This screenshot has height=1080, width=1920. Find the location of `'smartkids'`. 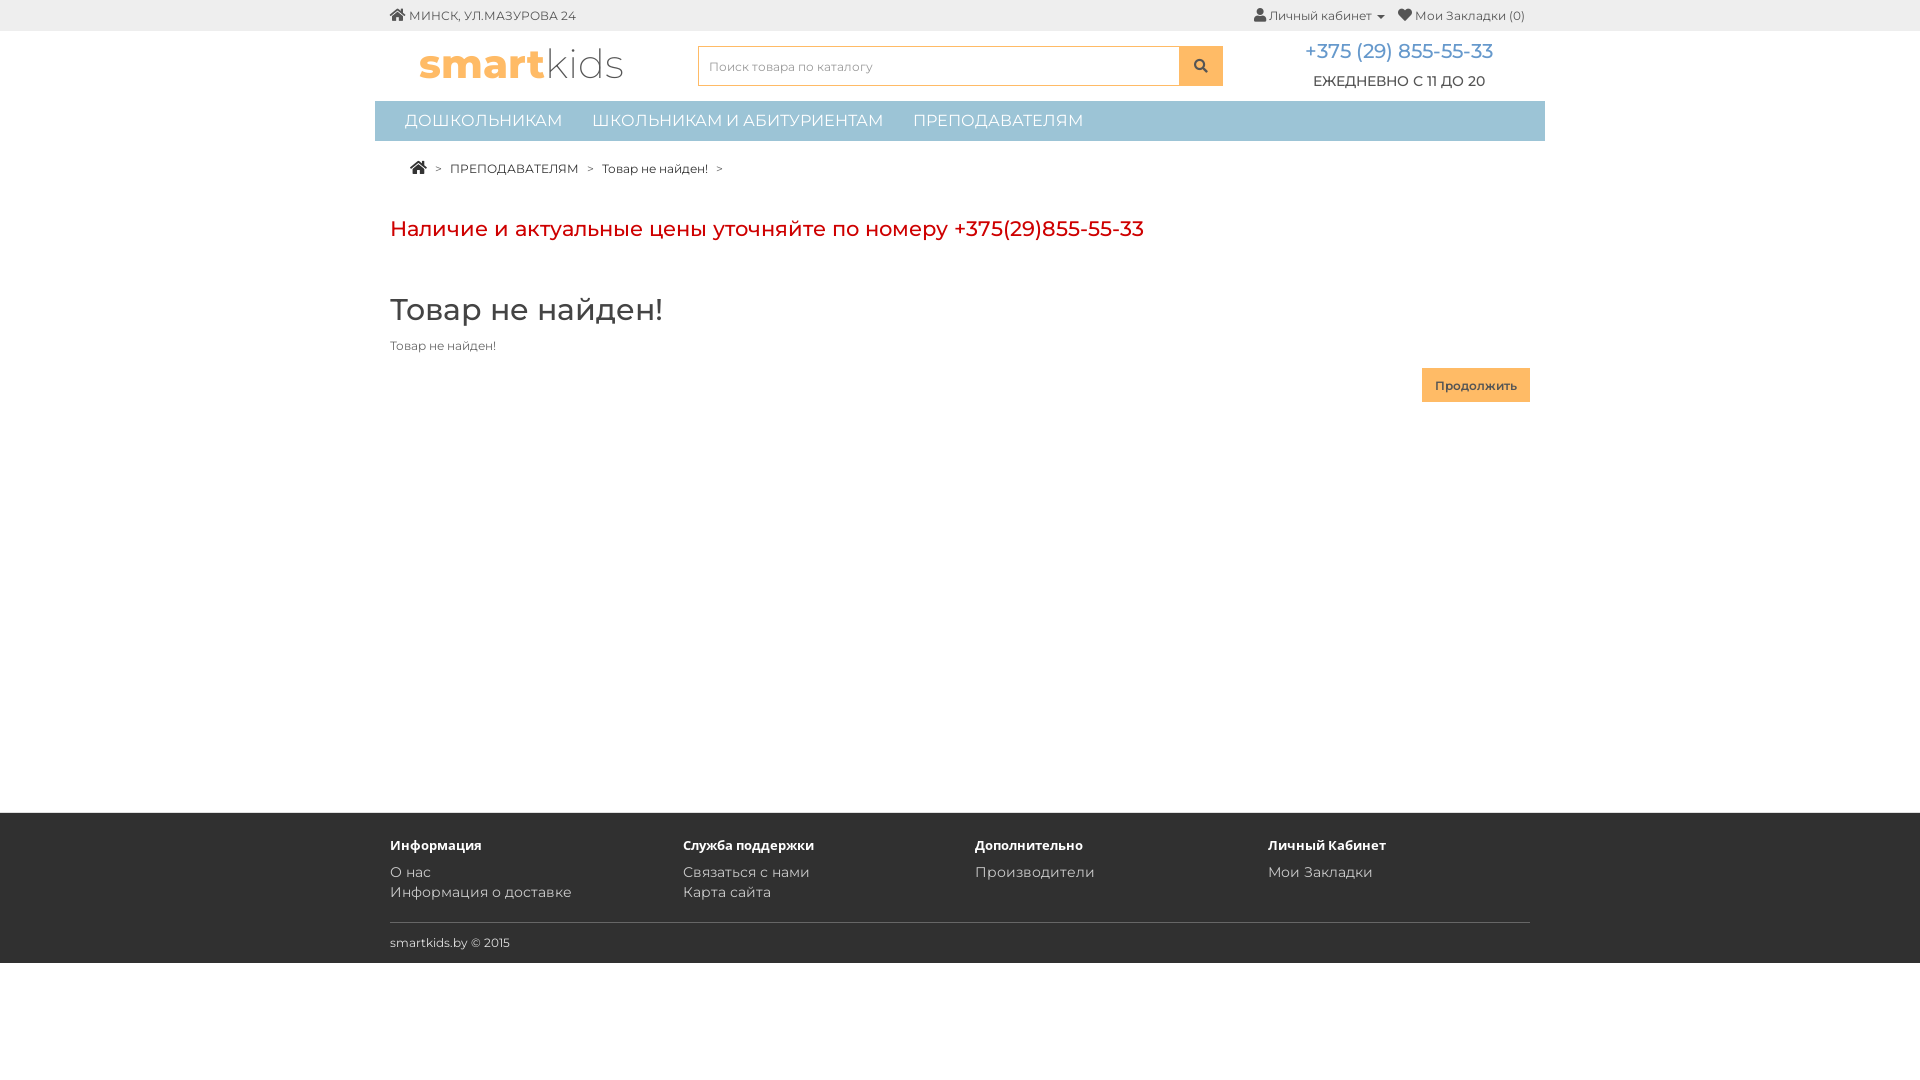

'smartkids' is located at coordinates (521, 62).